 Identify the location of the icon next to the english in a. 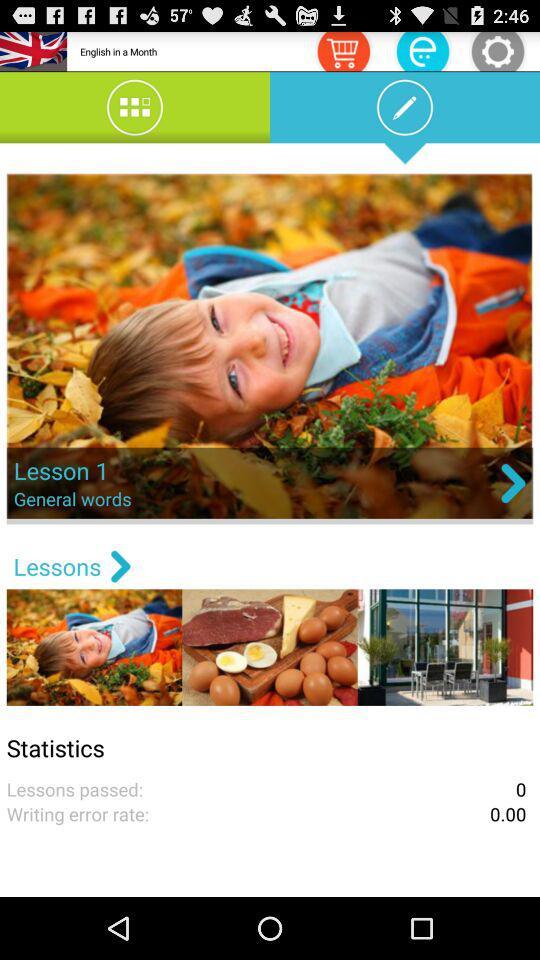
(342, 50).